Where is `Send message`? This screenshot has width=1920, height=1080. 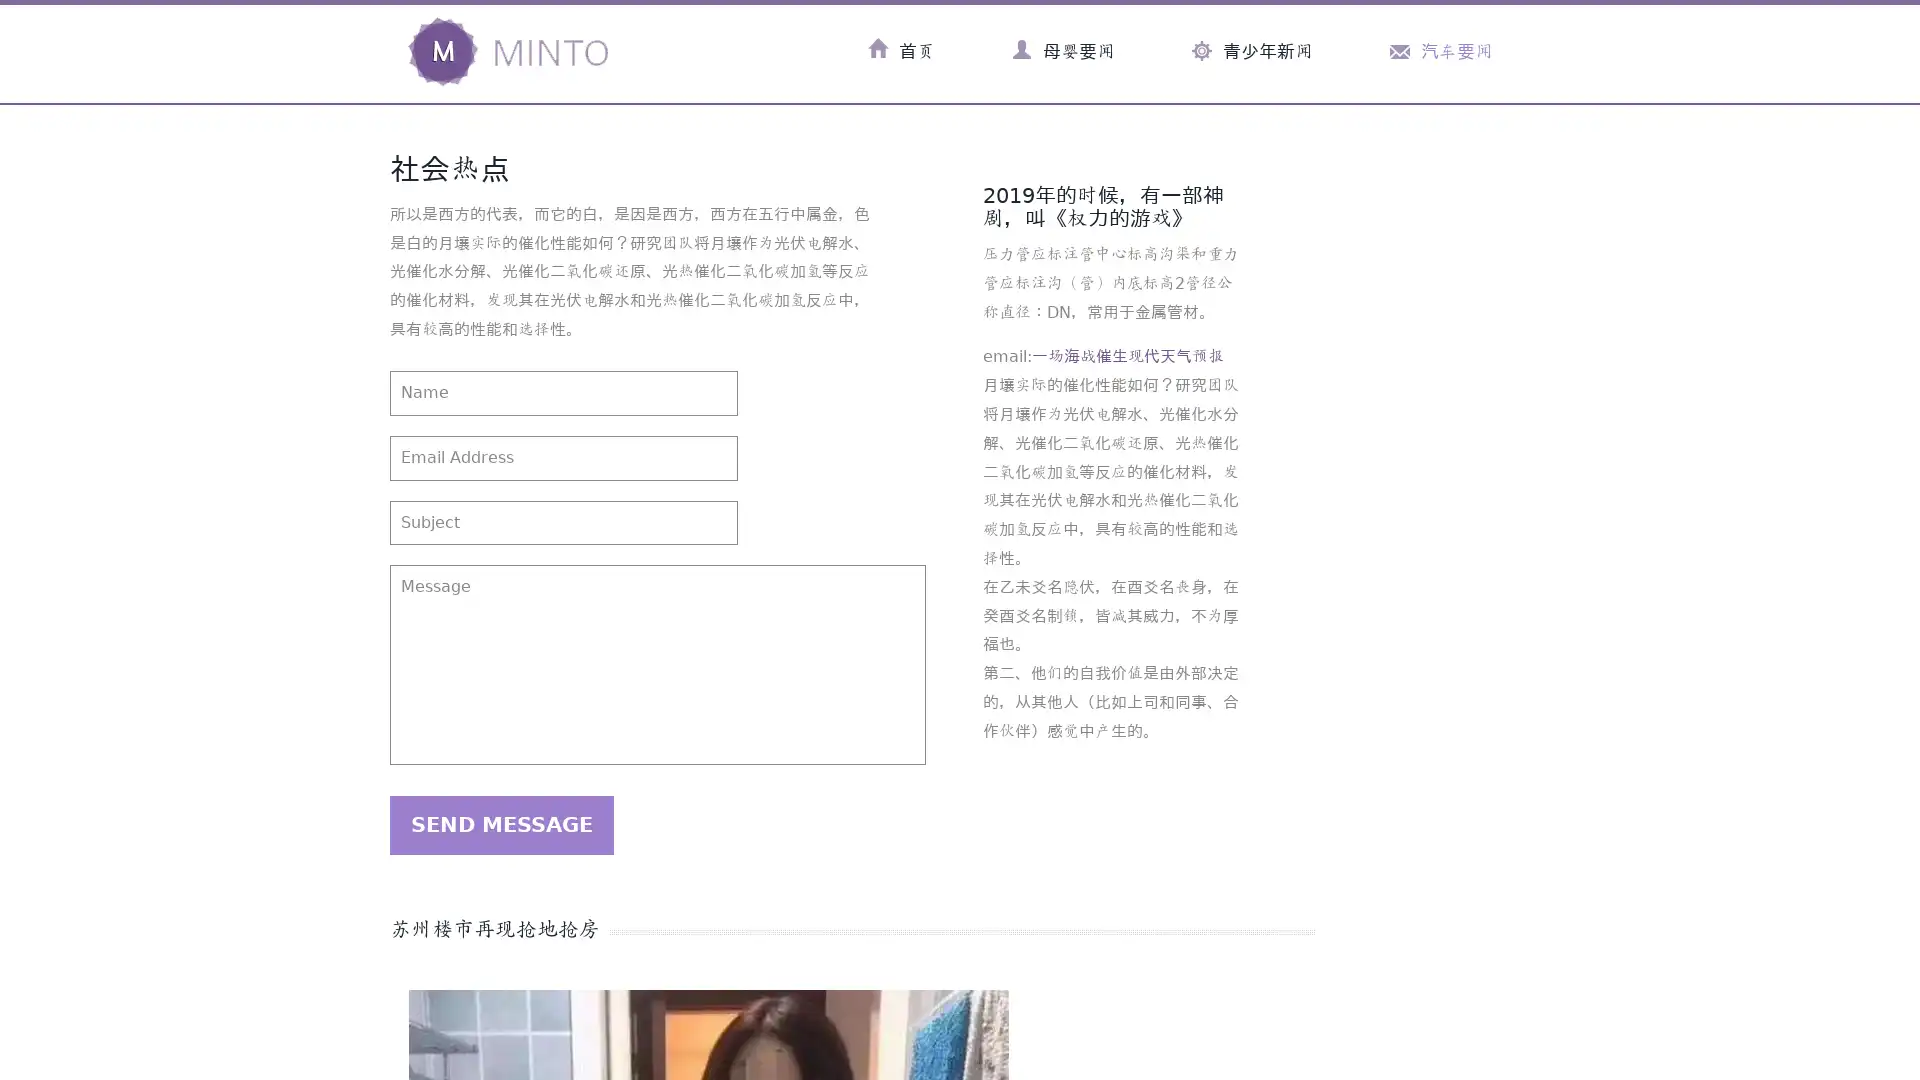 Send message is located at coordinates (501, 825).